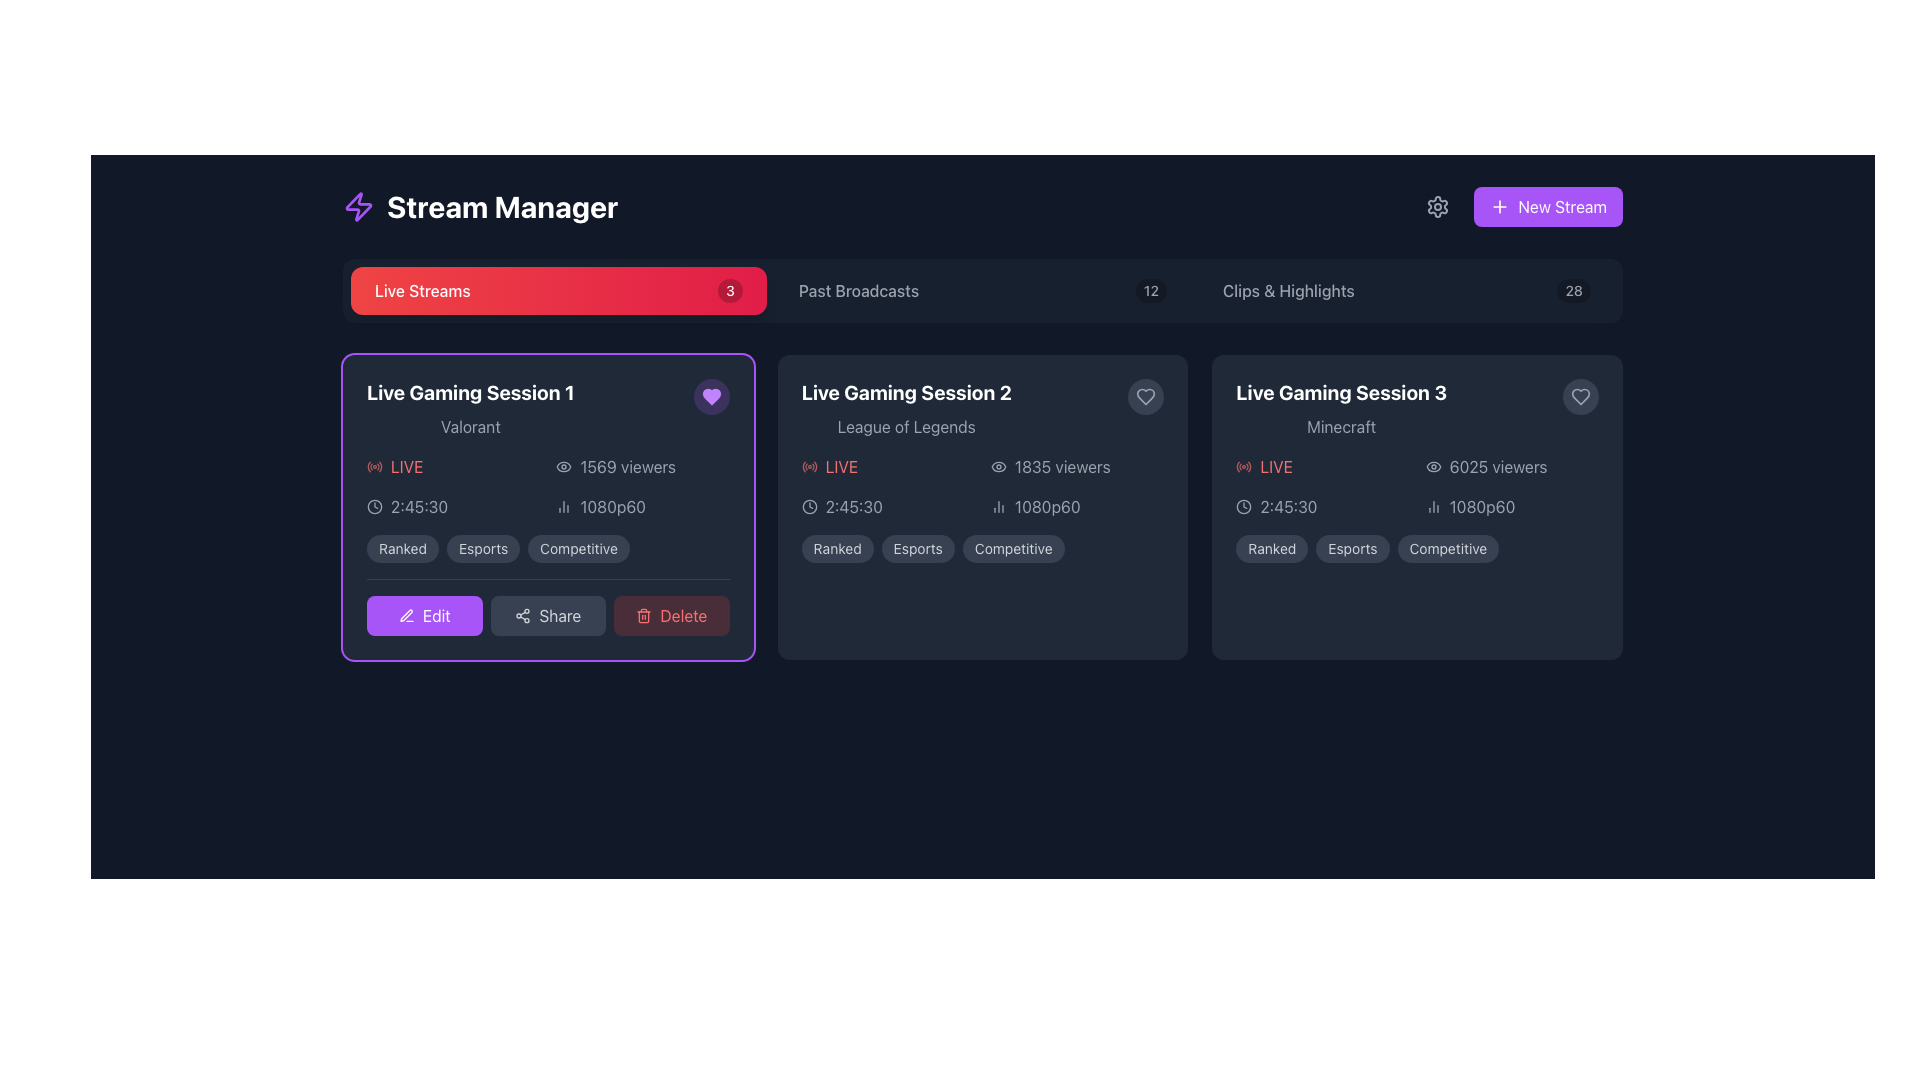 This screenshot has width=1920, height=1080. Describe the element at coordinates (523, 615) in the screenshot. I see `the interconnected nodes icon within the 'Share' button, which is styled with a gray background and rounded corners, located in the panel for 'Live Gaming Session 1'` at that location.